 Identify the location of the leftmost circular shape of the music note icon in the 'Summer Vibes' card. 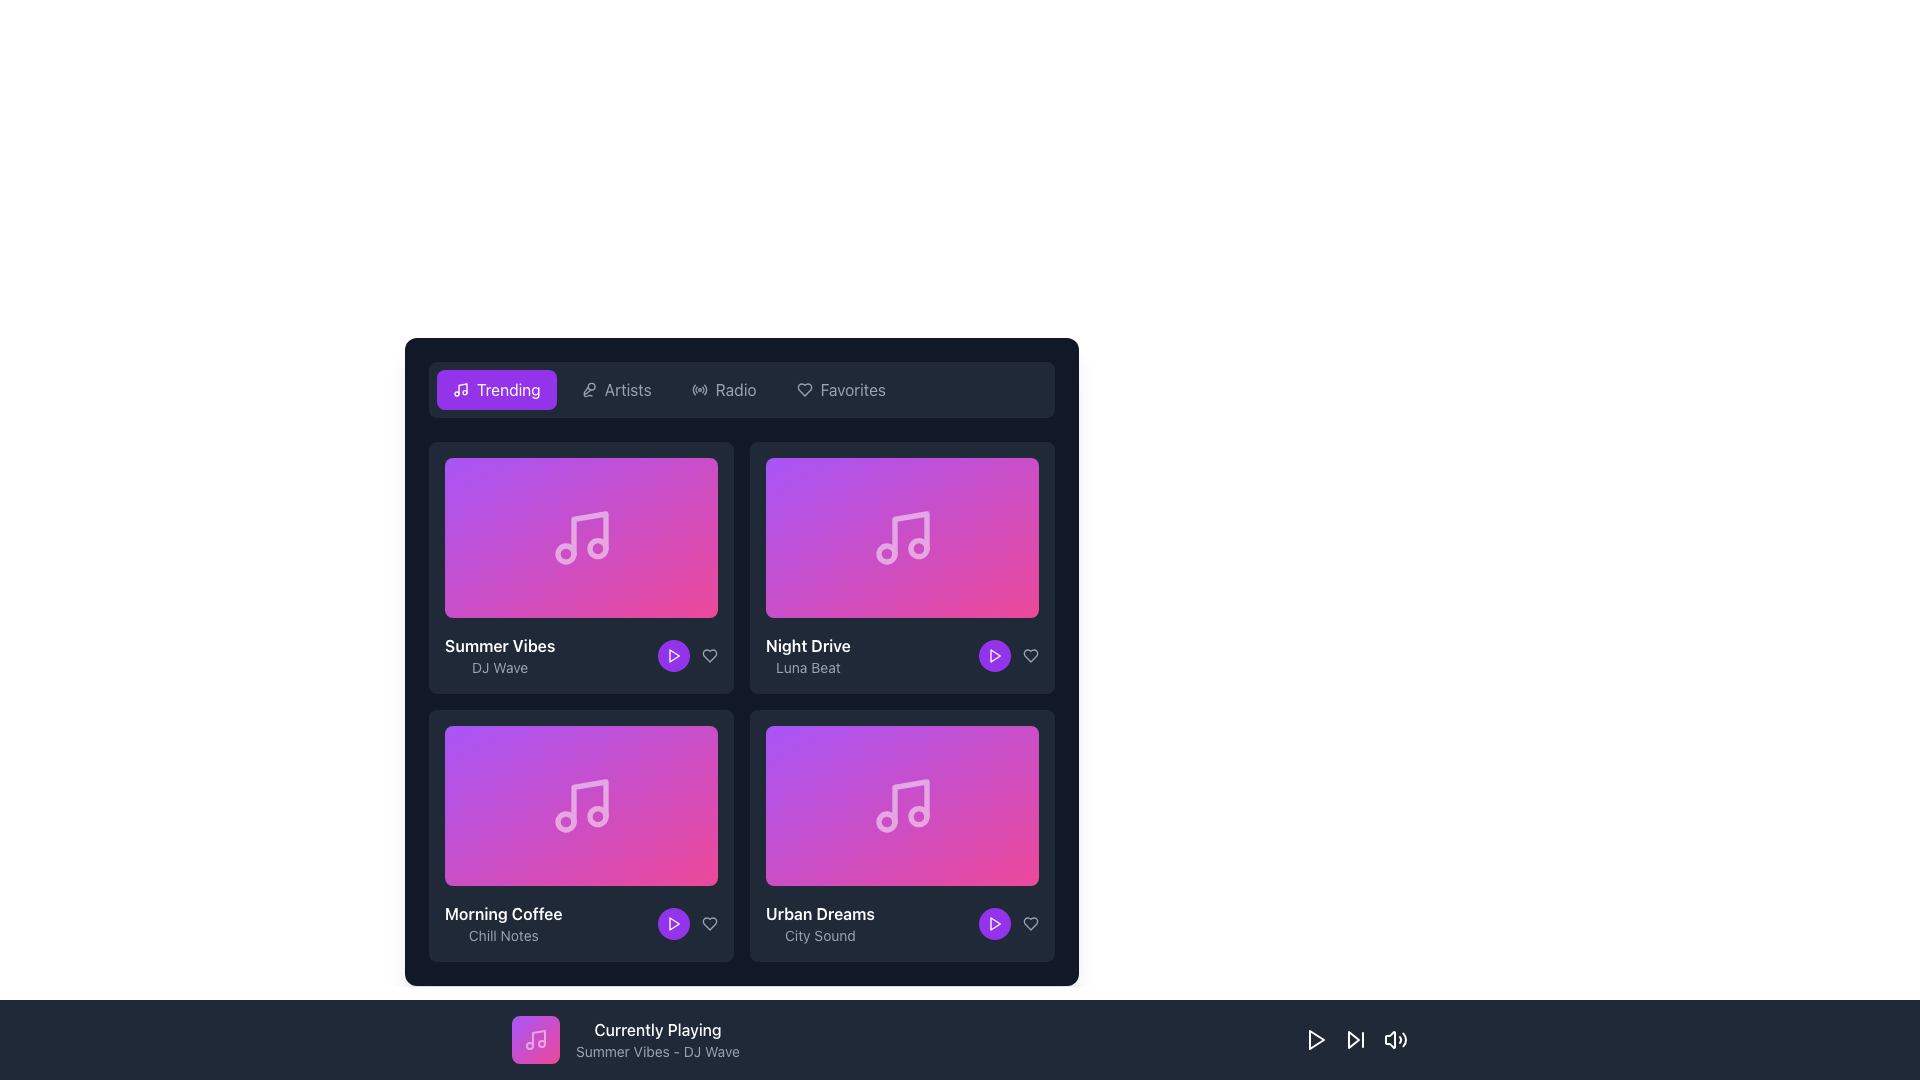
(564, 554).